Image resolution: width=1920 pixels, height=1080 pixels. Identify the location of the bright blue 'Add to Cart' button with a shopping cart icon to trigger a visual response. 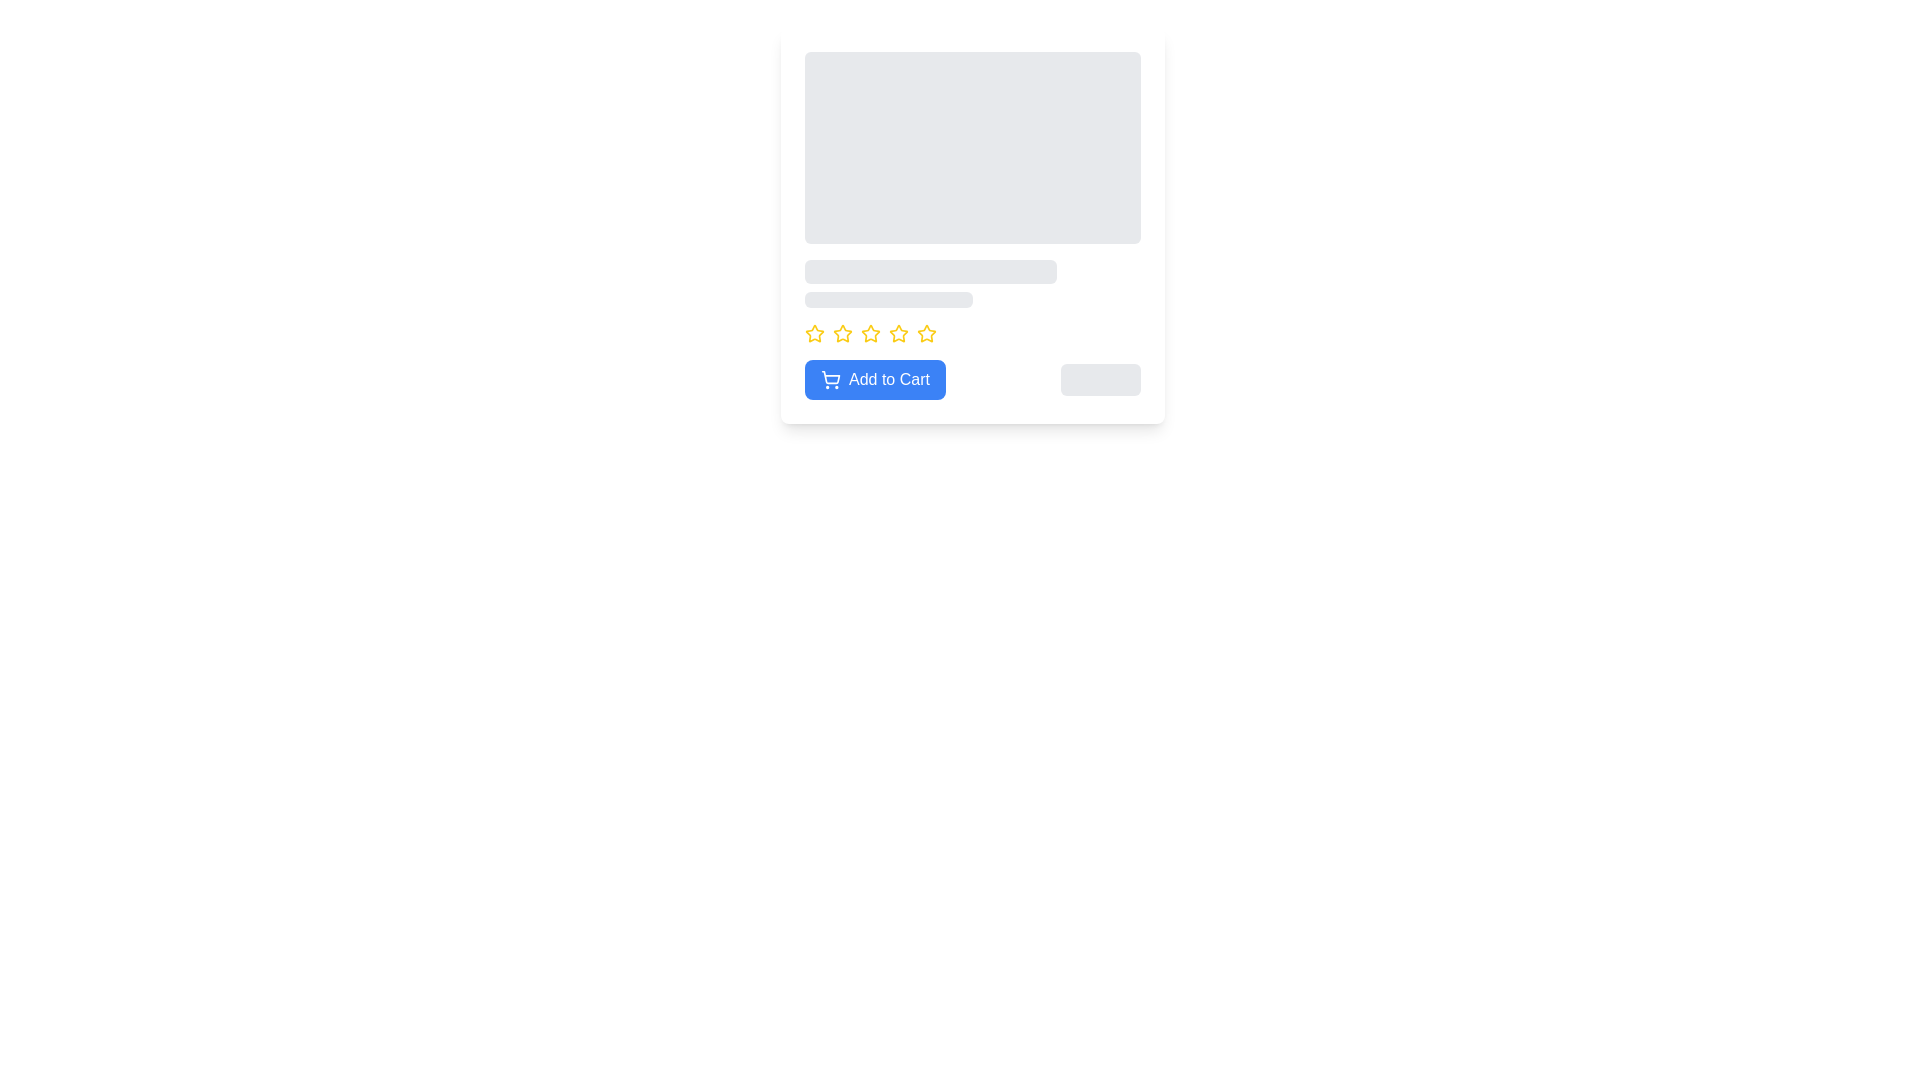
(875, 380).